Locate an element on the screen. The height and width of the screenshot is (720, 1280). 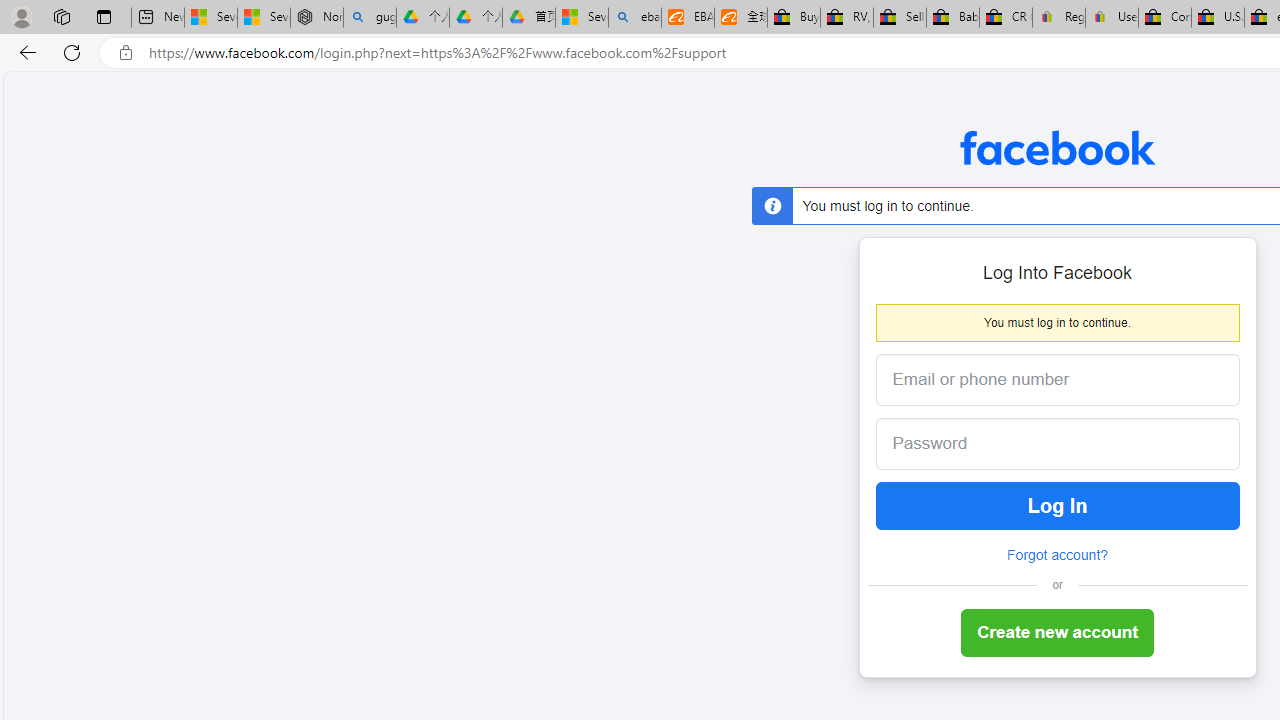
'U.S. State Privacy Disclosures - eBay Inc.' is located at coordinates (1216, 17).